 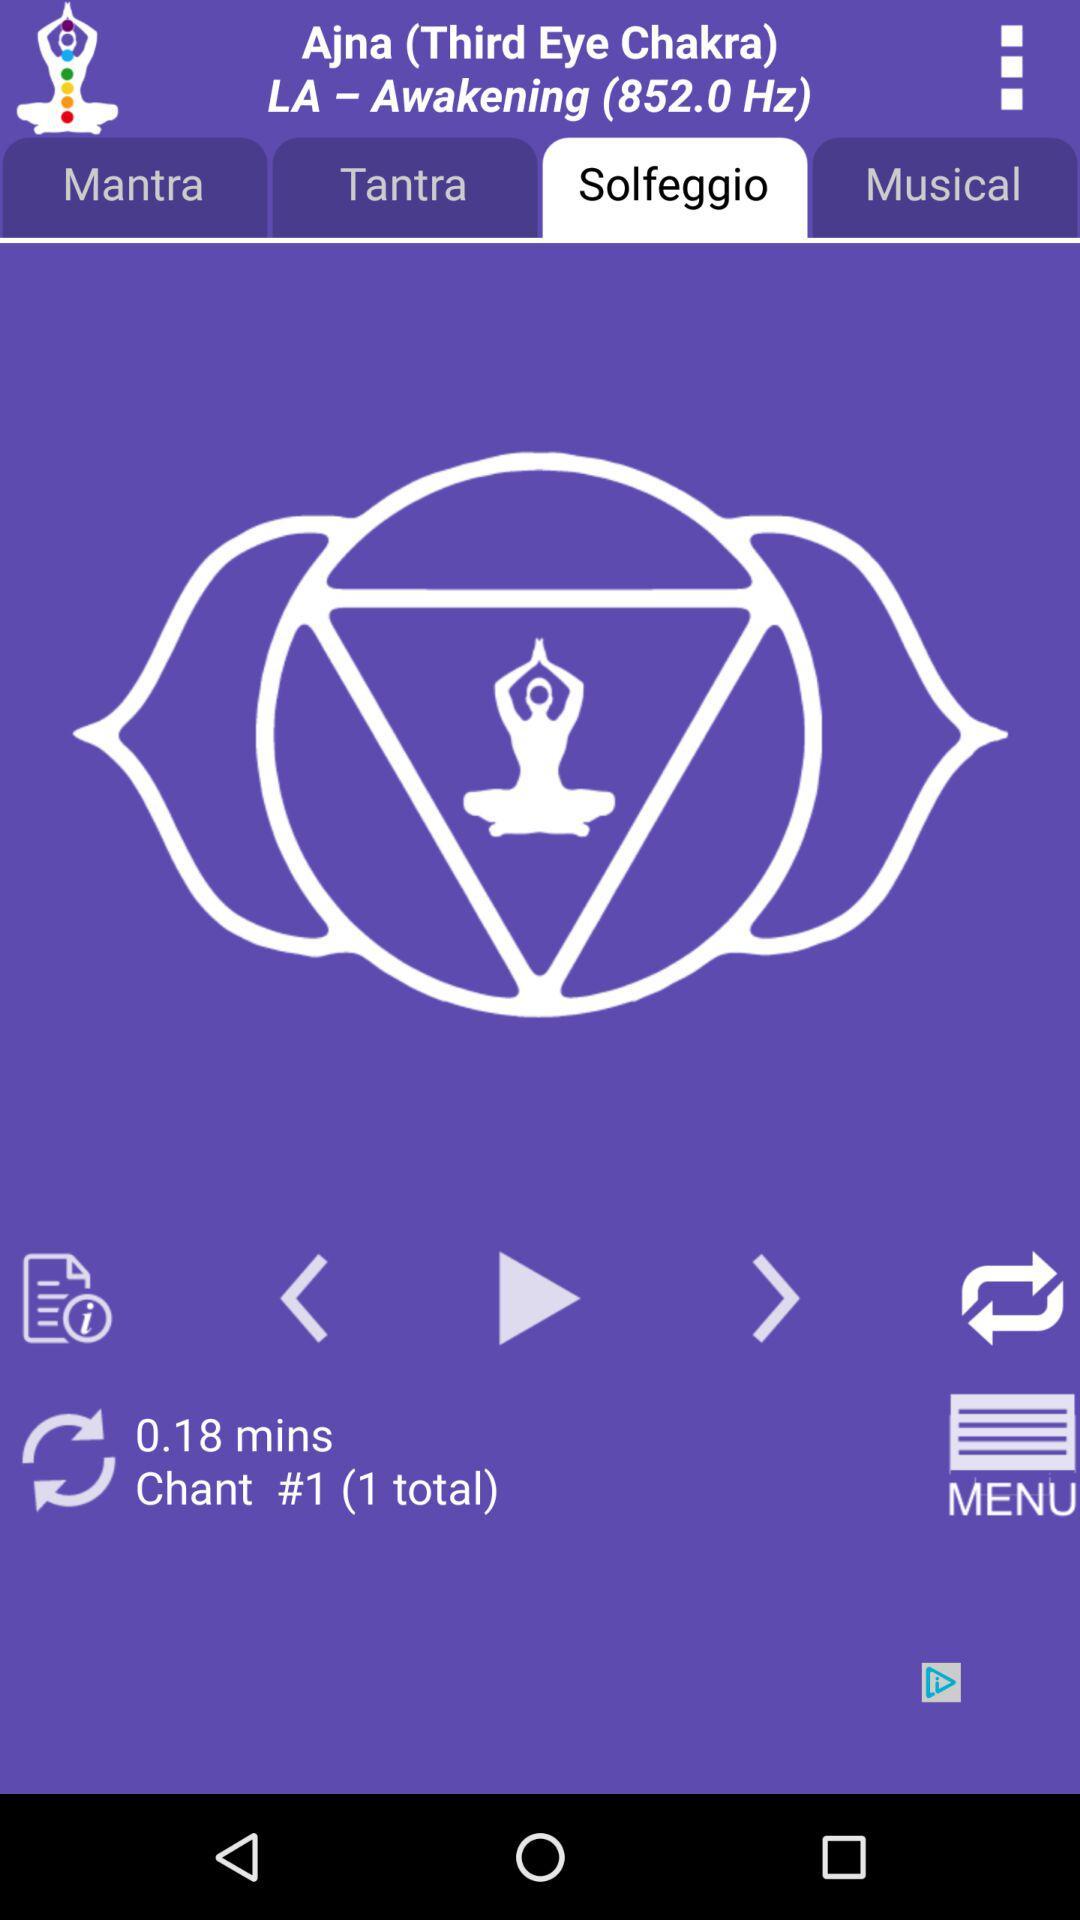 I want to click on play, so click(x=540, y=1298).